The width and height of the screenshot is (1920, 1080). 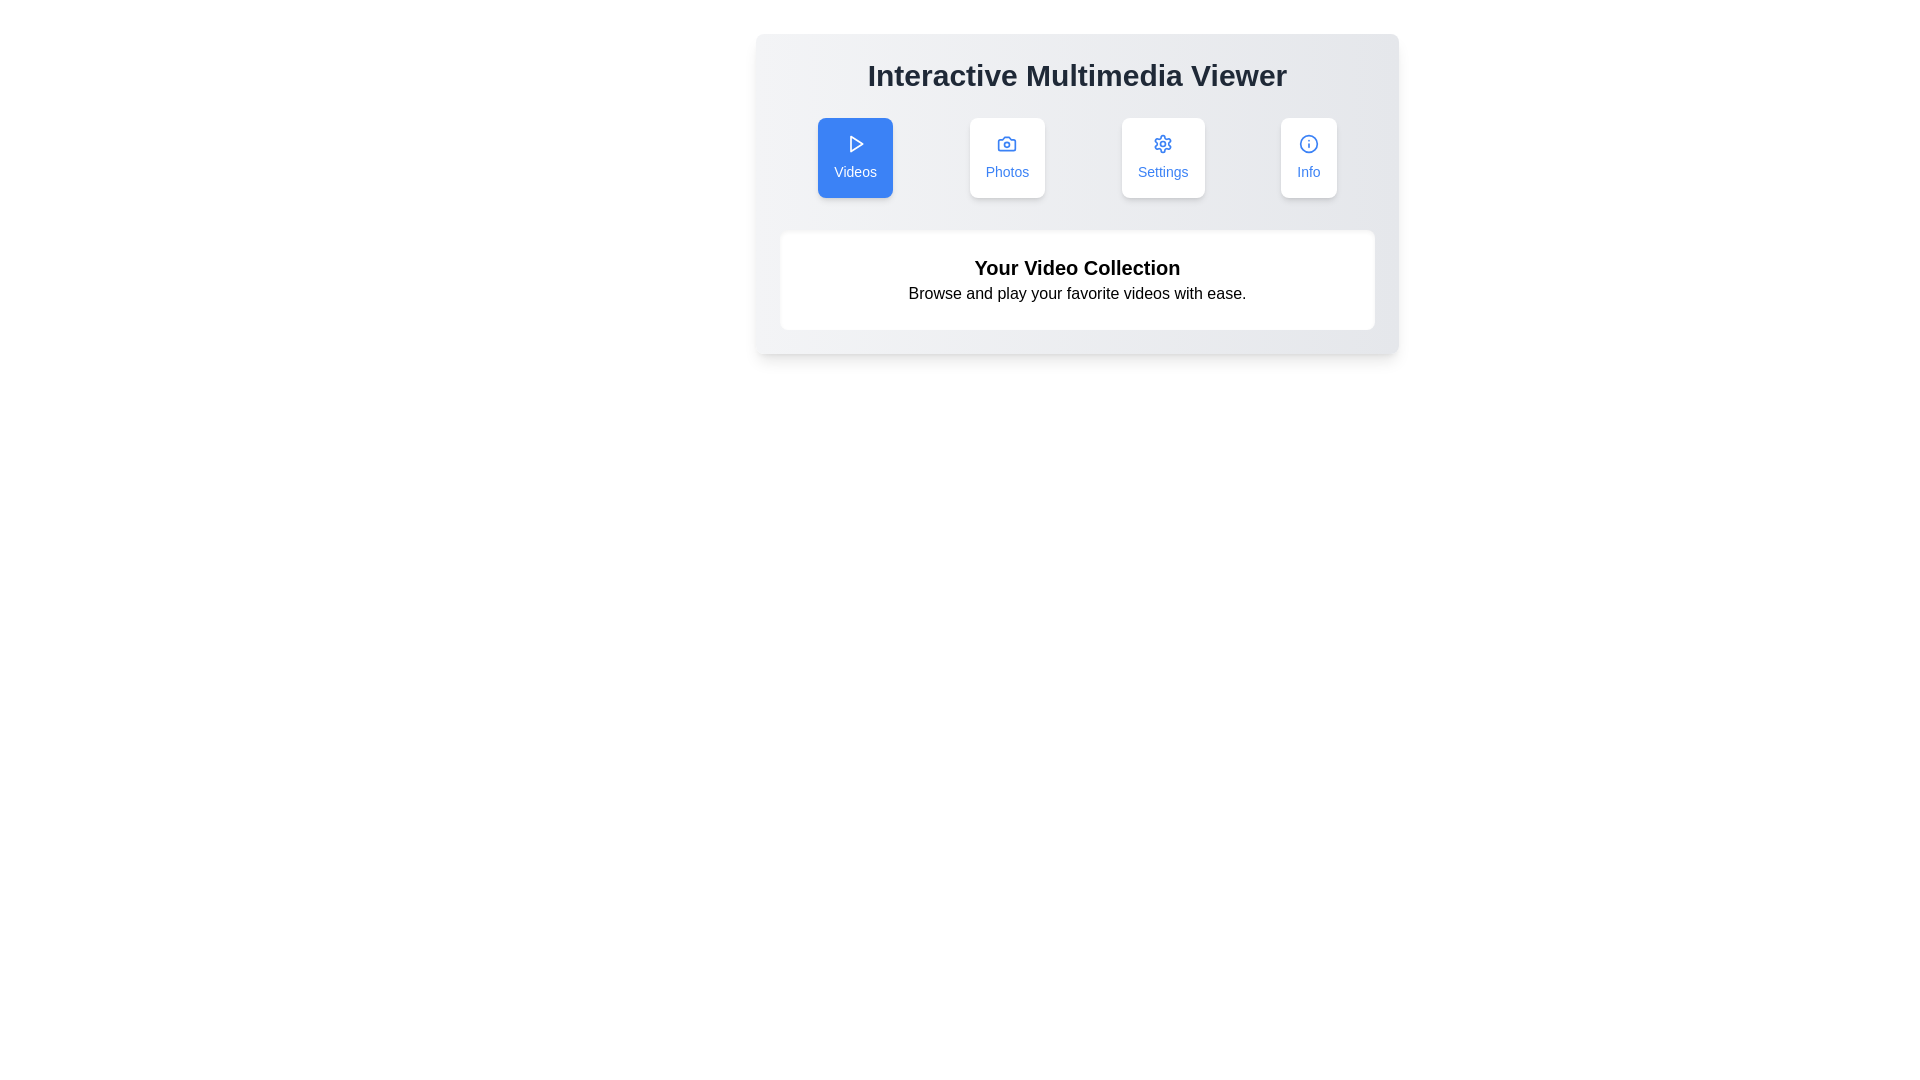 I want to click on the Settings button, which is a rectangular button with a white background and blue foreground, containing a gear icon and the word 'Settings' in blue text, located between the 'Photos' and 'Info' buttons, so click(x=1163, y=157).